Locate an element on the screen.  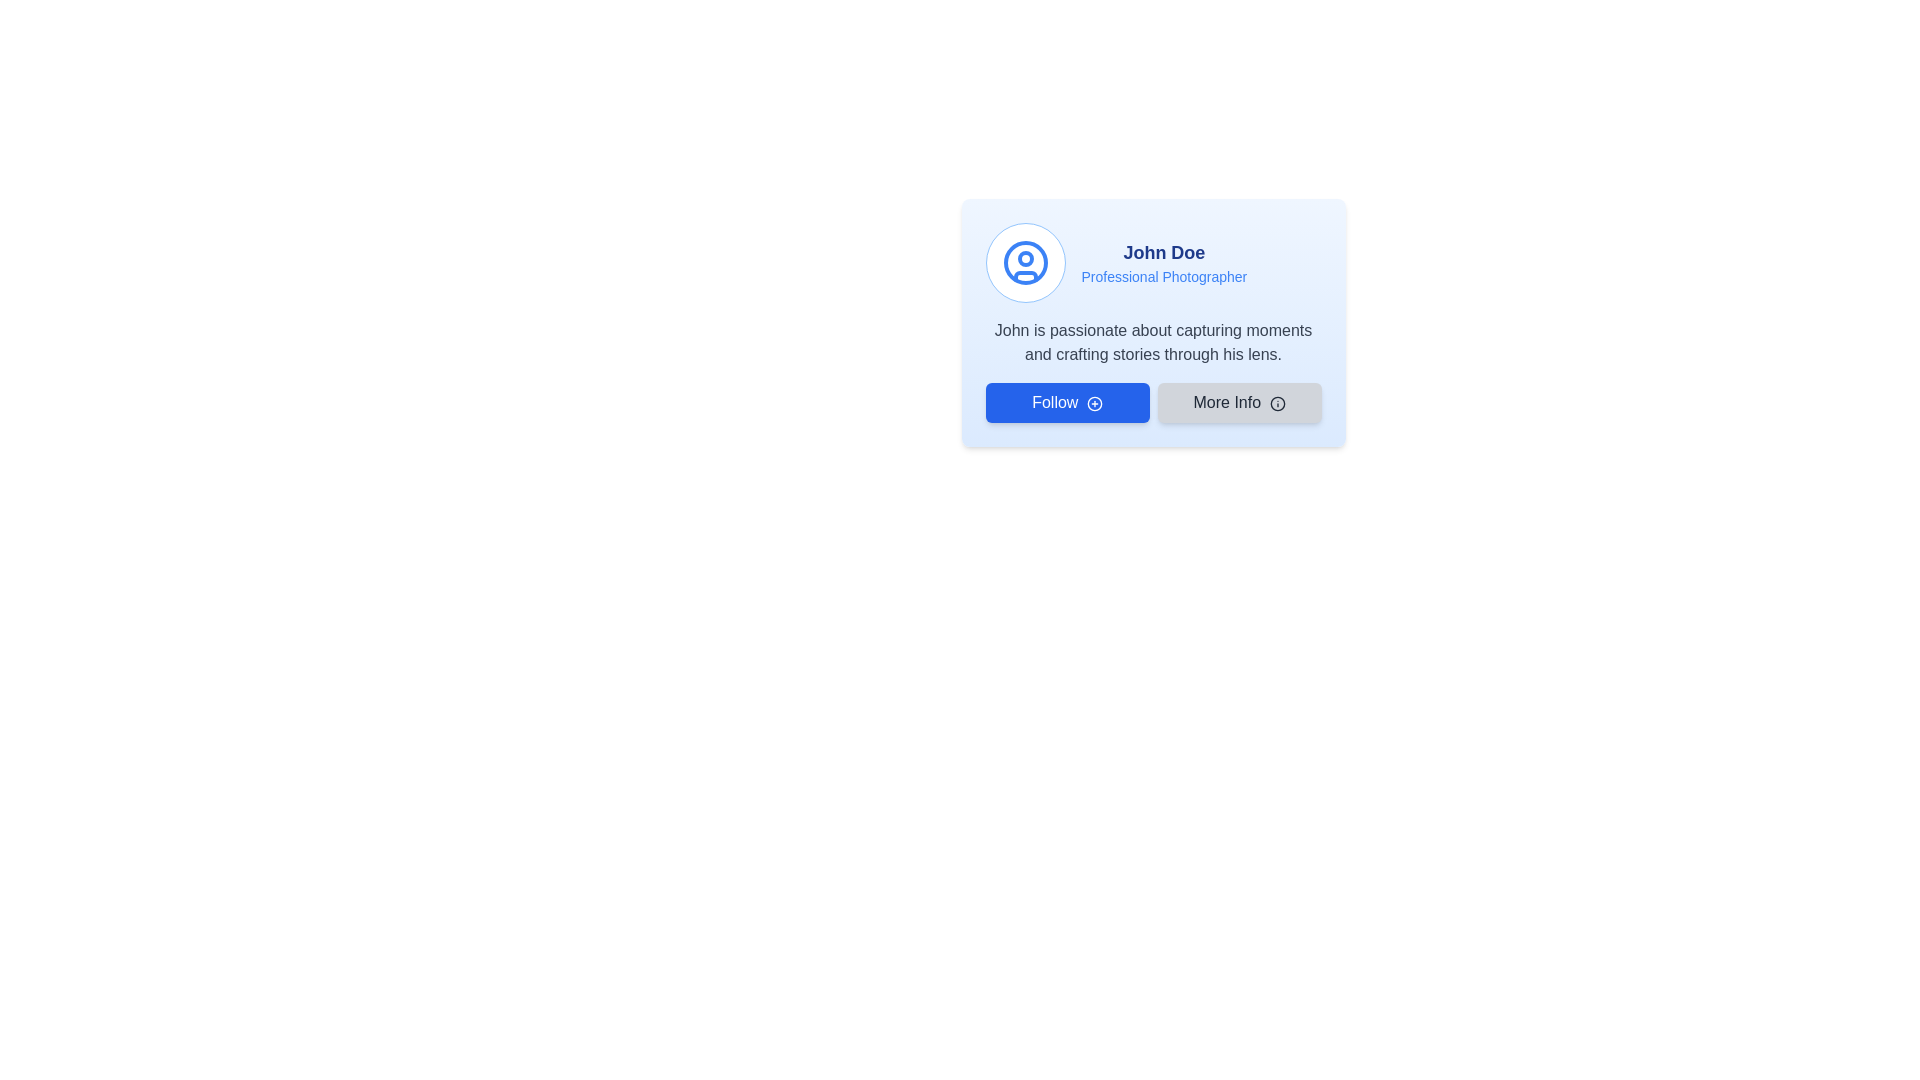
the Text Label that serves as a professional designation for 'John Doe', located directly under the name and spanning horizontally is located at coordinates (1164, 277).